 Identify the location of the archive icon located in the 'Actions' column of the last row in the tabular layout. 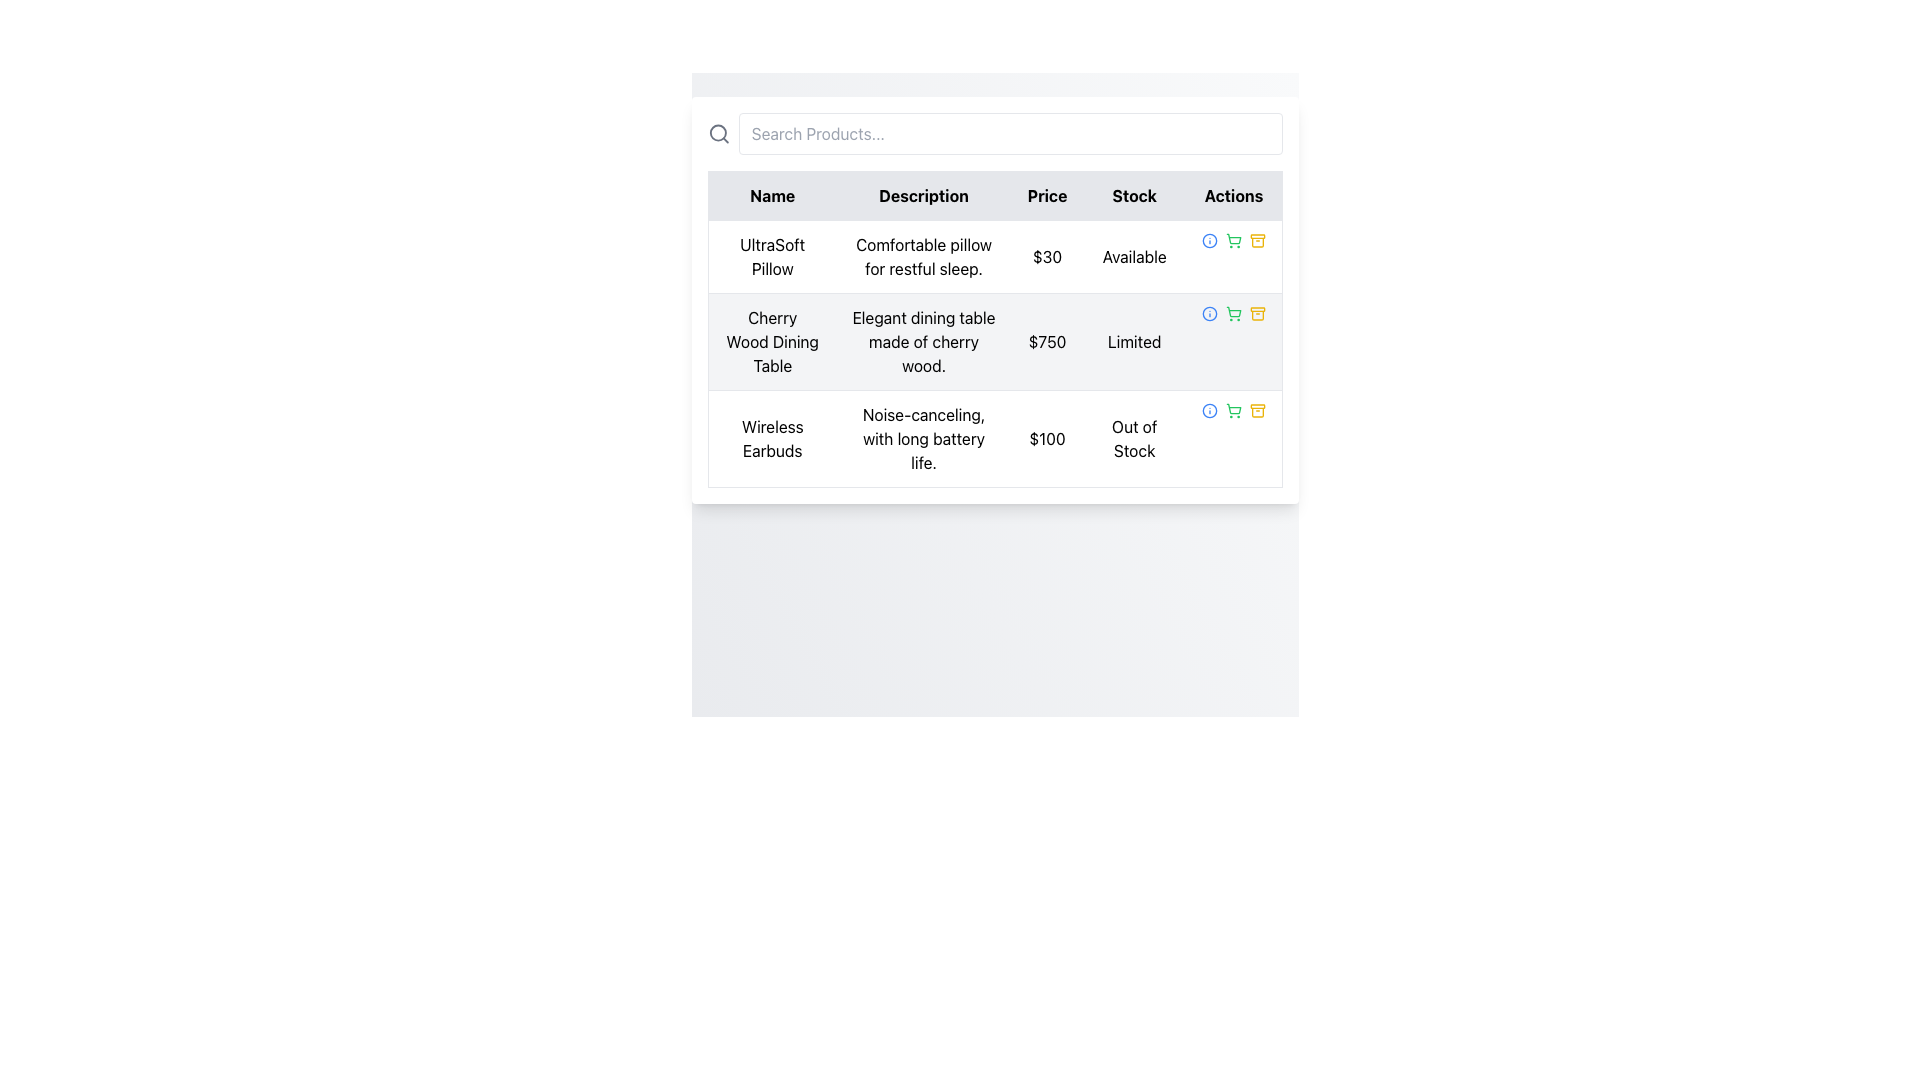
(1256, 411).